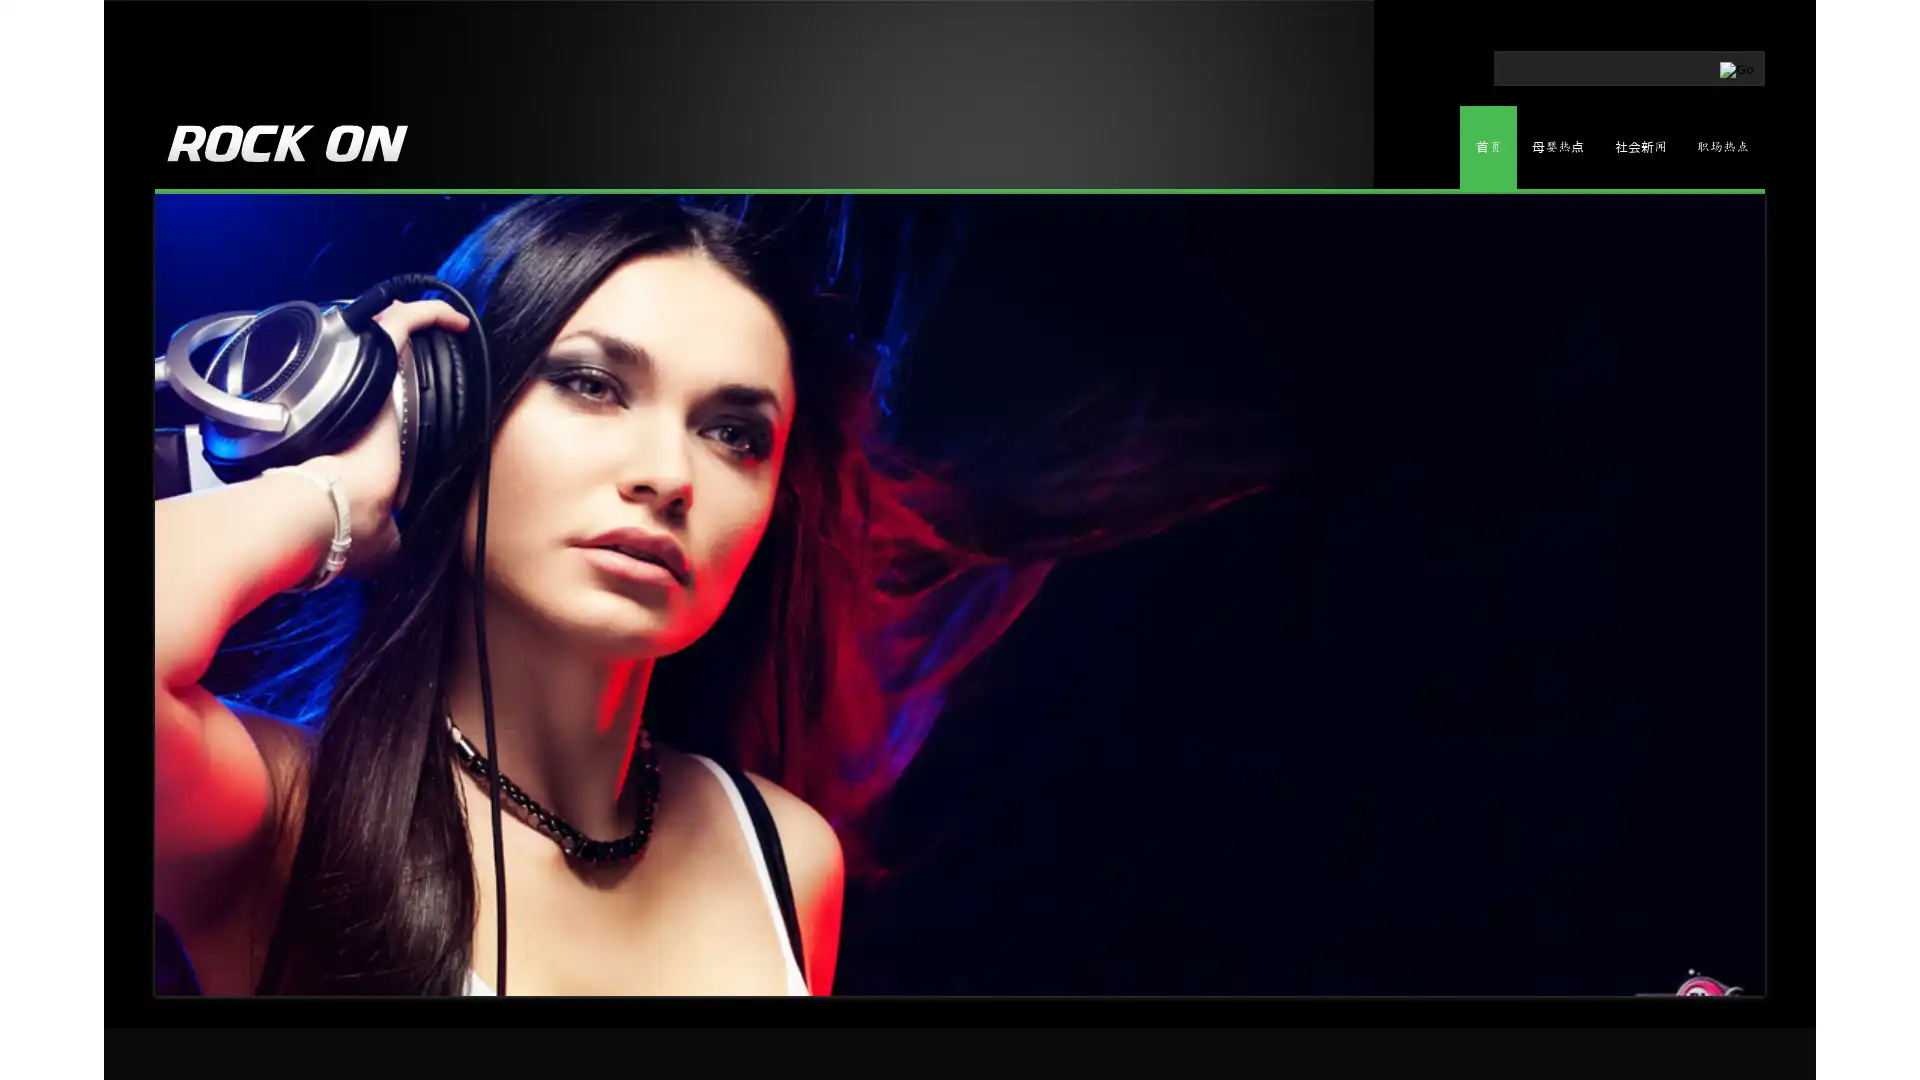 The image size is (1920, 1080). What do you see at coordinates (1652, 64) in the screenshot?
I see `Go` at bounding box center [1652, 64].